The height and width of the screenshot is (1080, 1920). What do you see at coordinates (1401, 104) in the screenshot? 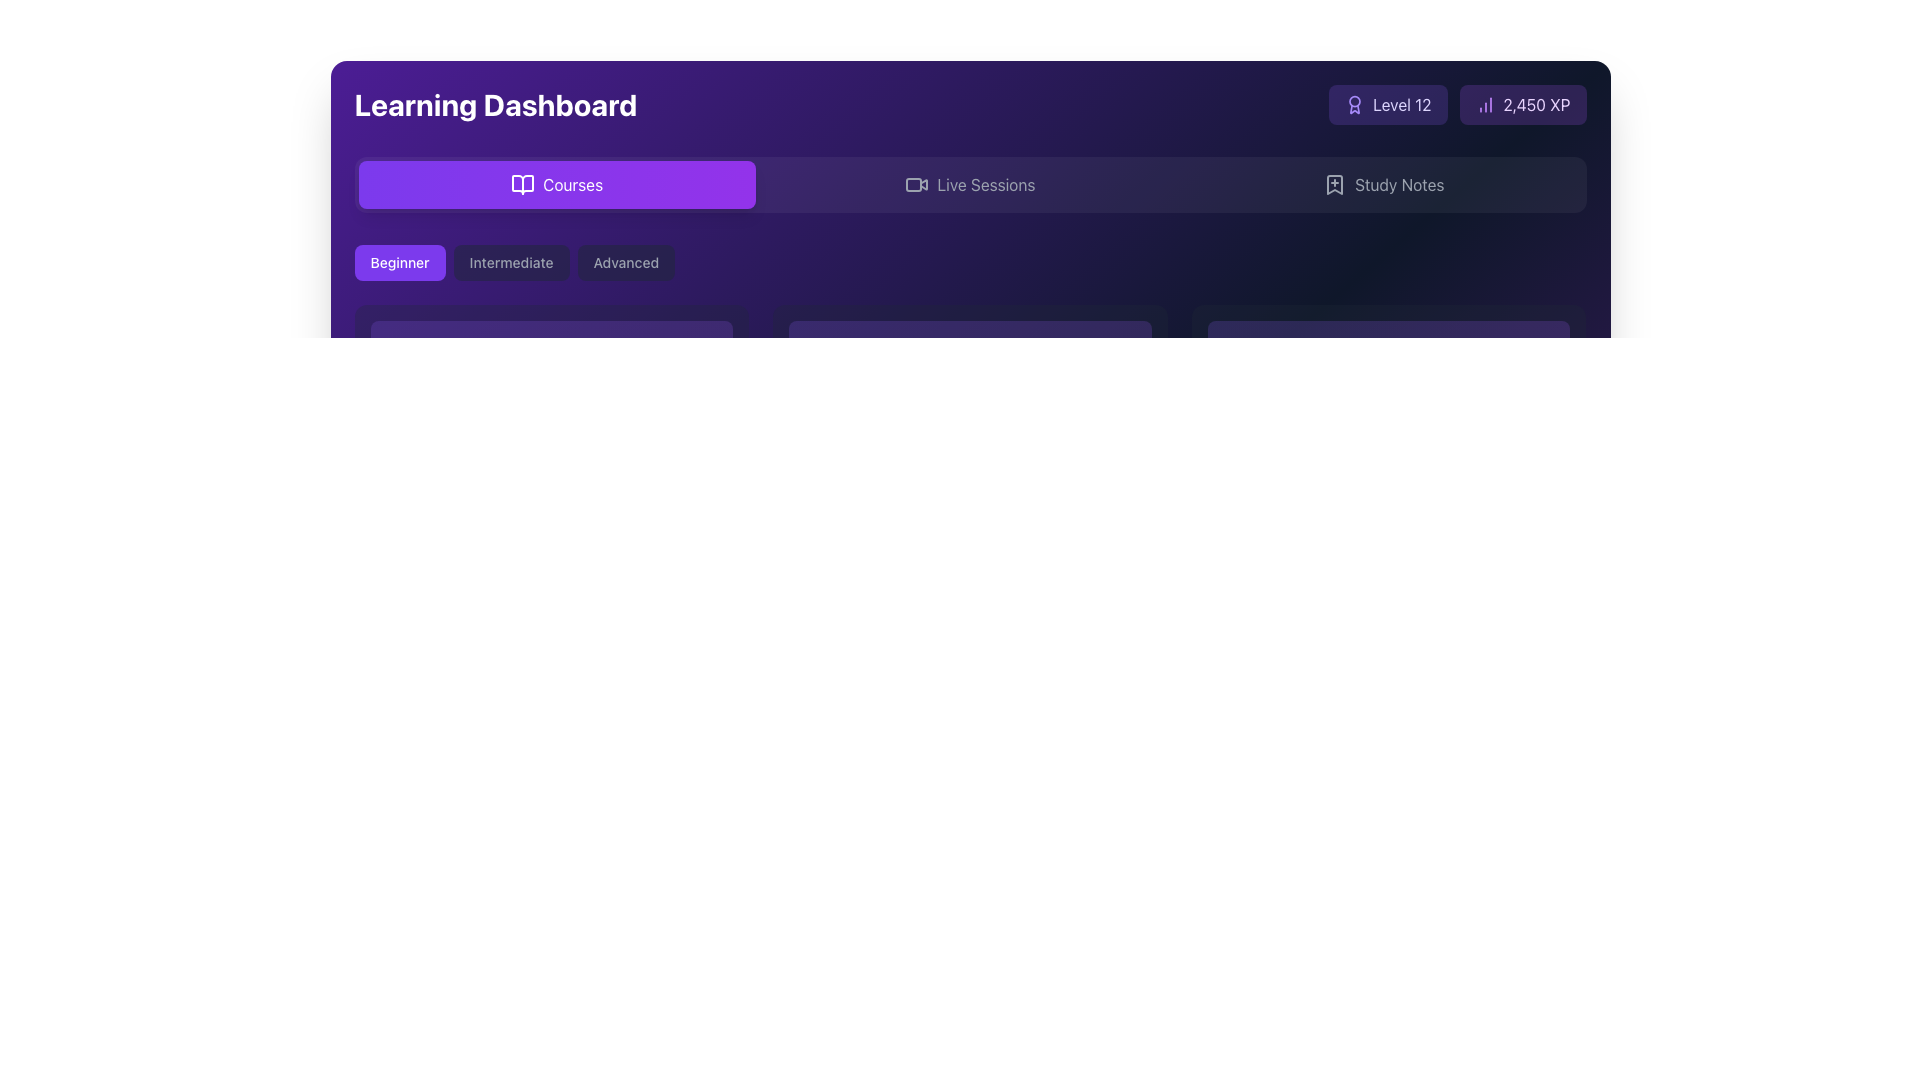
I see `the static text display indicating the user's level or rank in the top-right section of the interface` at bounding box center [1401, 104].